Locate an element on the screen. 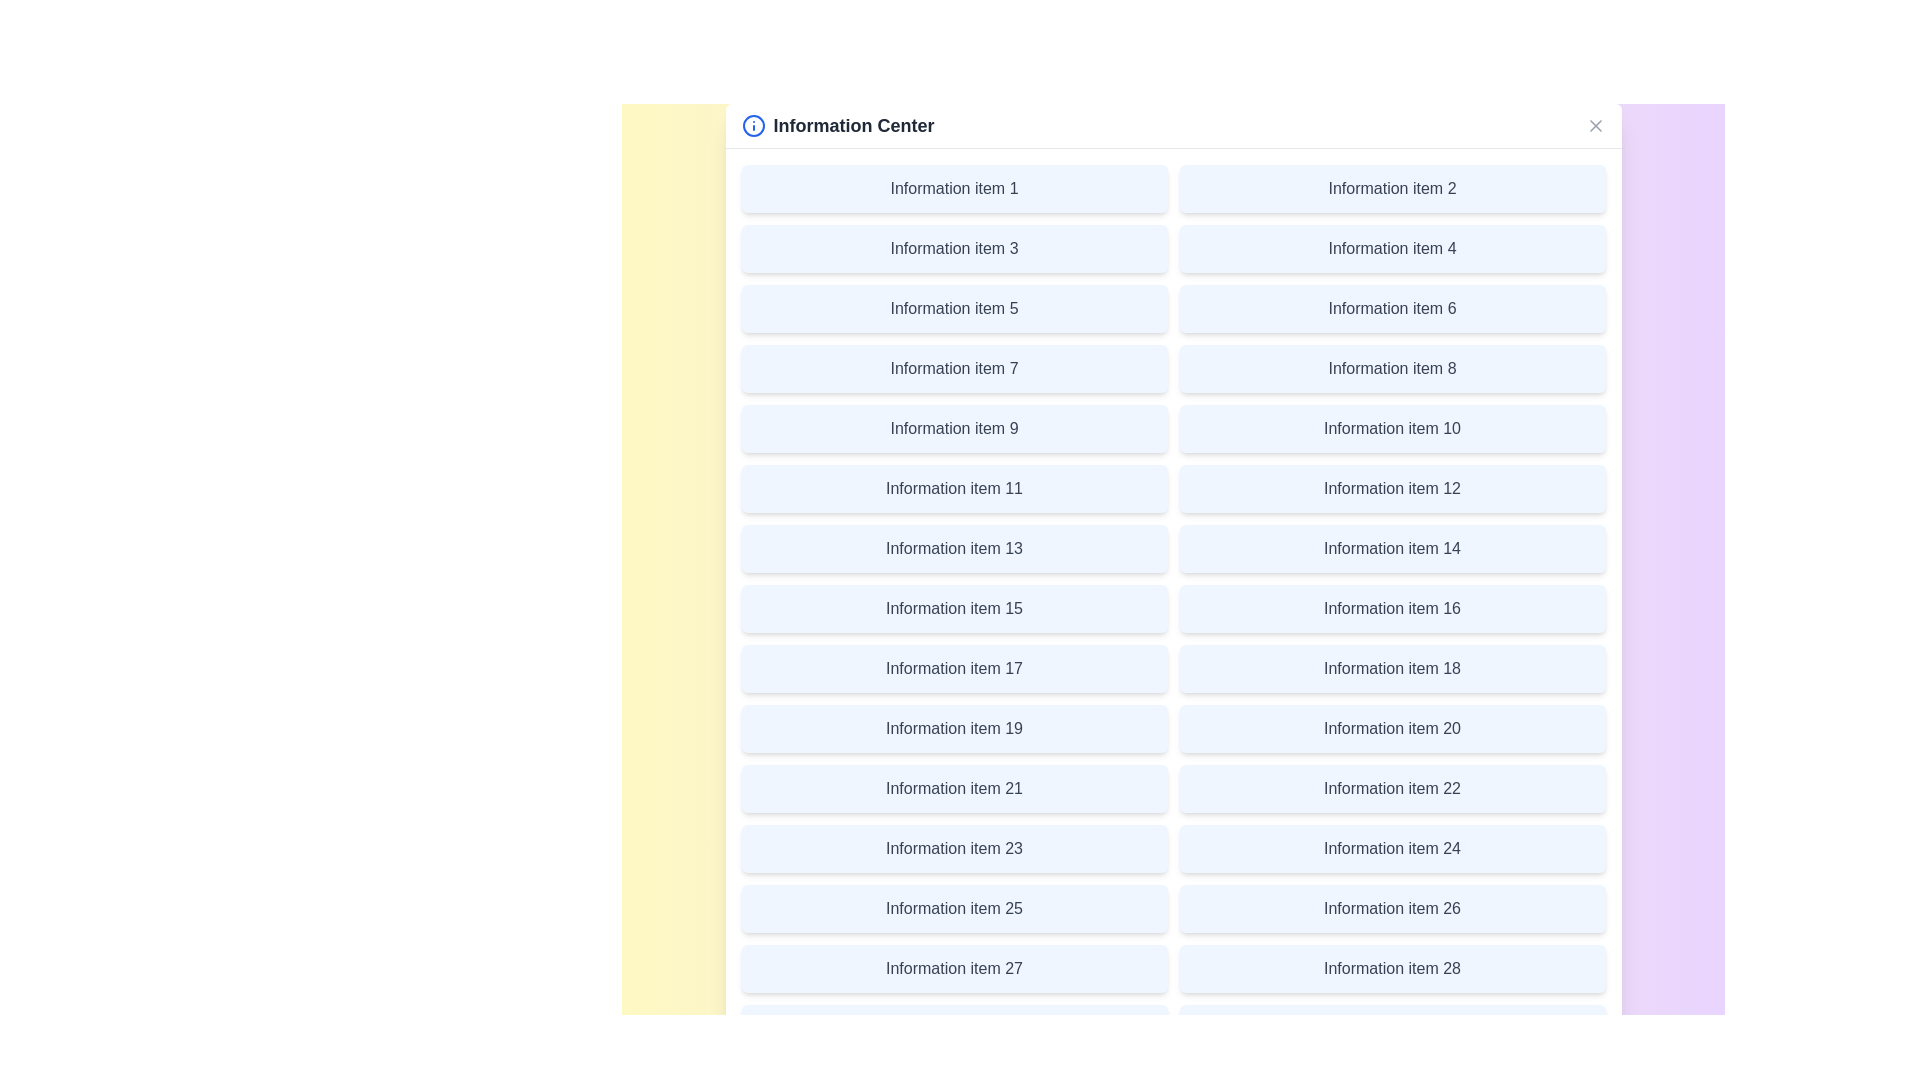 This screenshot has width=1920, height=1080. the Information Center icon to interact with it is located at coordinates (752, 126).